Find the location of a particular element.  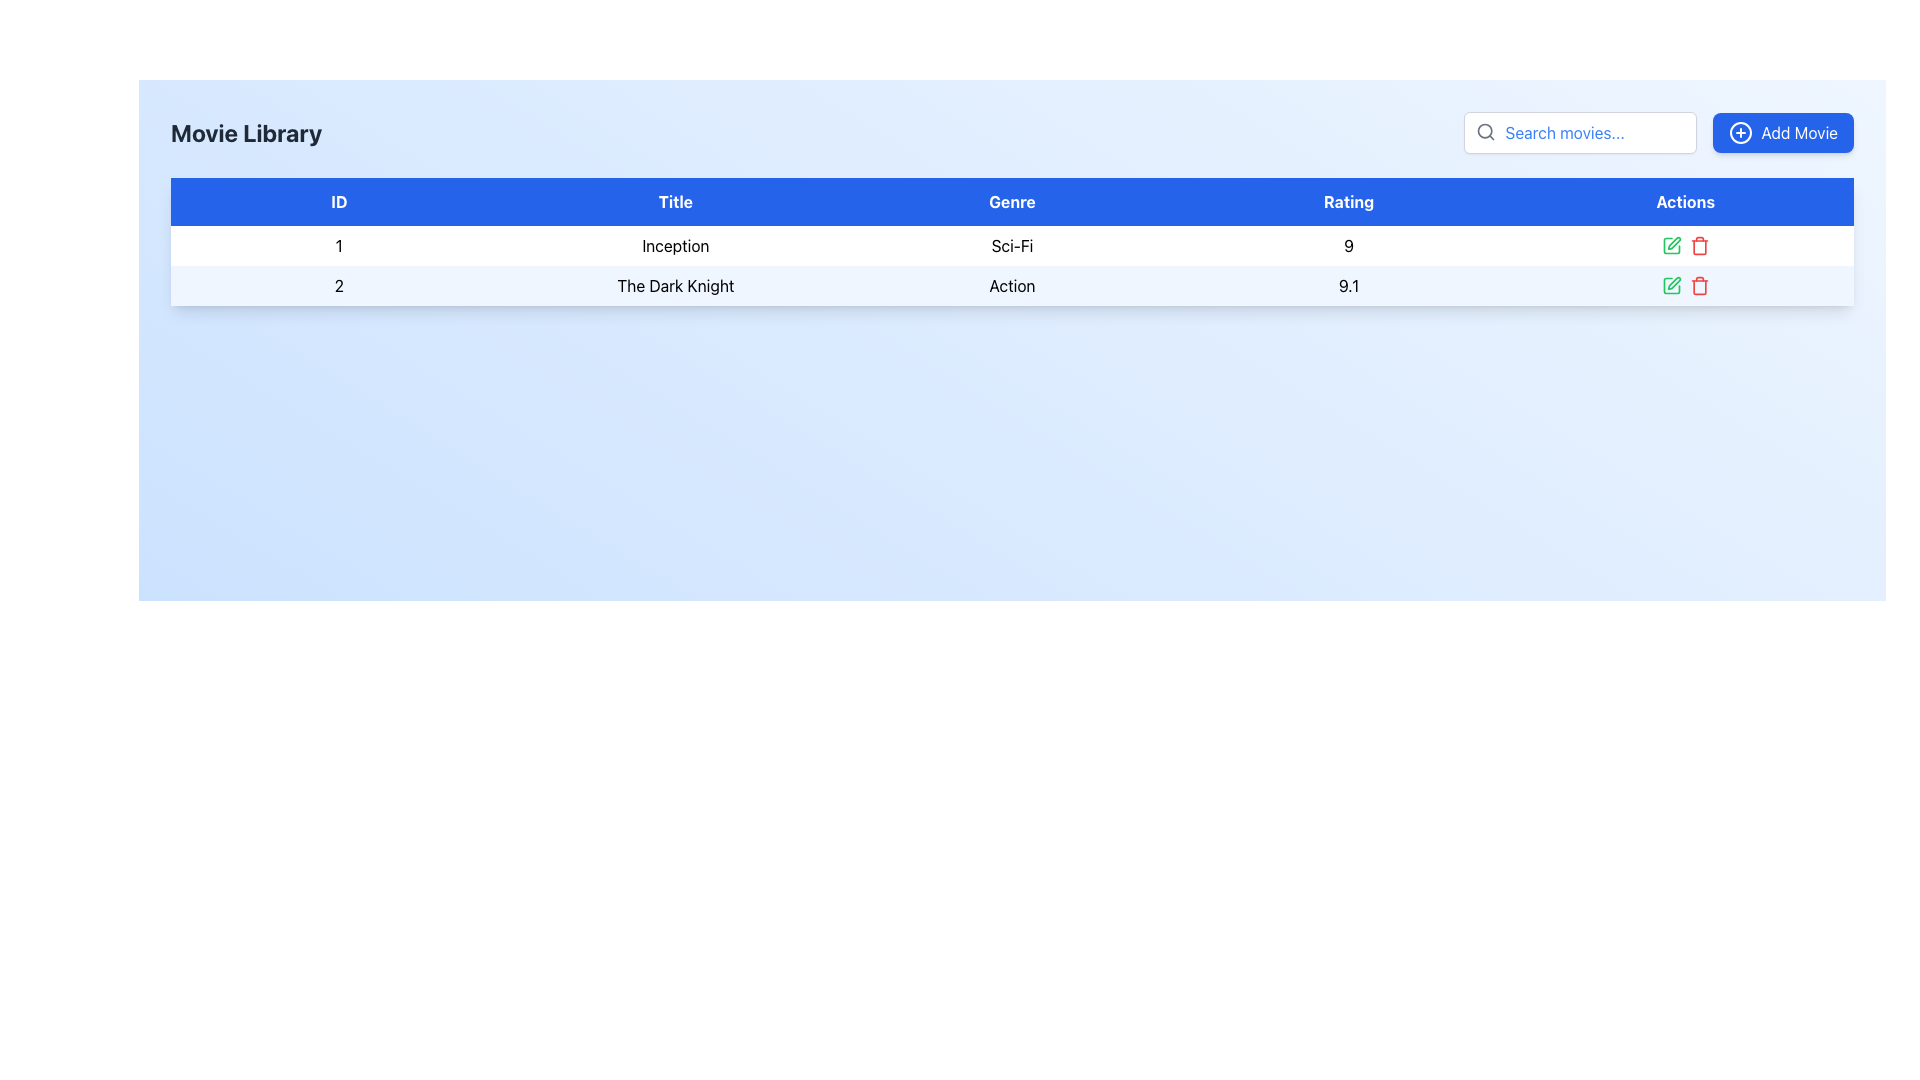

the table cell displaying the genre information for the movie 'Inception', which is the third cell in the corresponding table row under the 'Genre' column is located at coordinates (1012, 245).